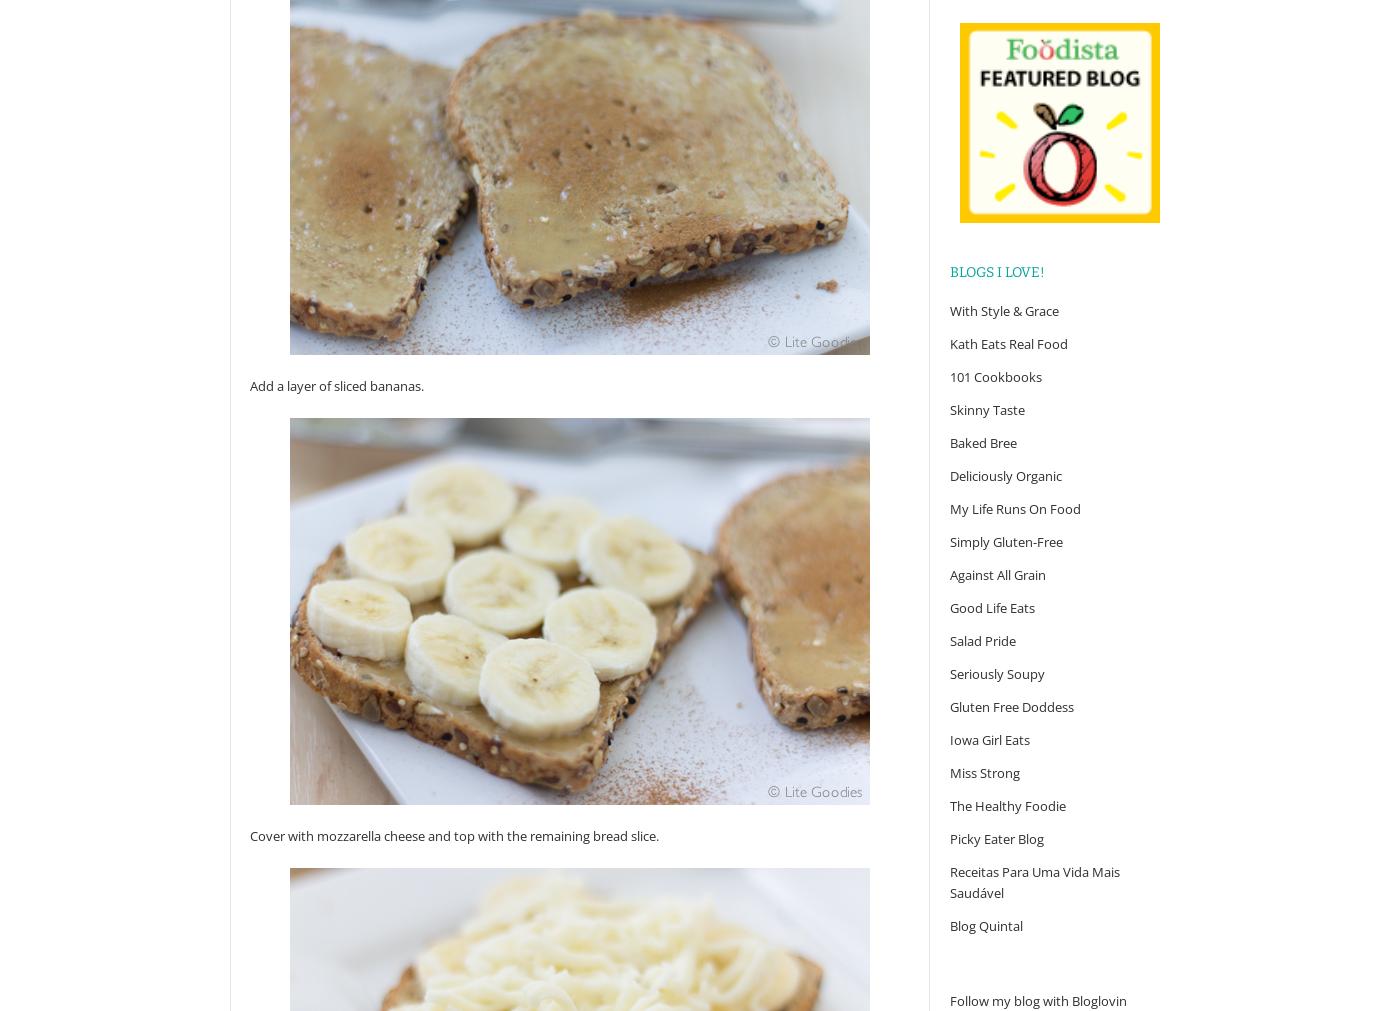 Image resolution: width=1400 pixels, height=1011 pixels. What do you see at coordinates (1005, 541) in the screenshot?
I see `'Simply Gluten-Free'` at bounding box center [1005, 541].